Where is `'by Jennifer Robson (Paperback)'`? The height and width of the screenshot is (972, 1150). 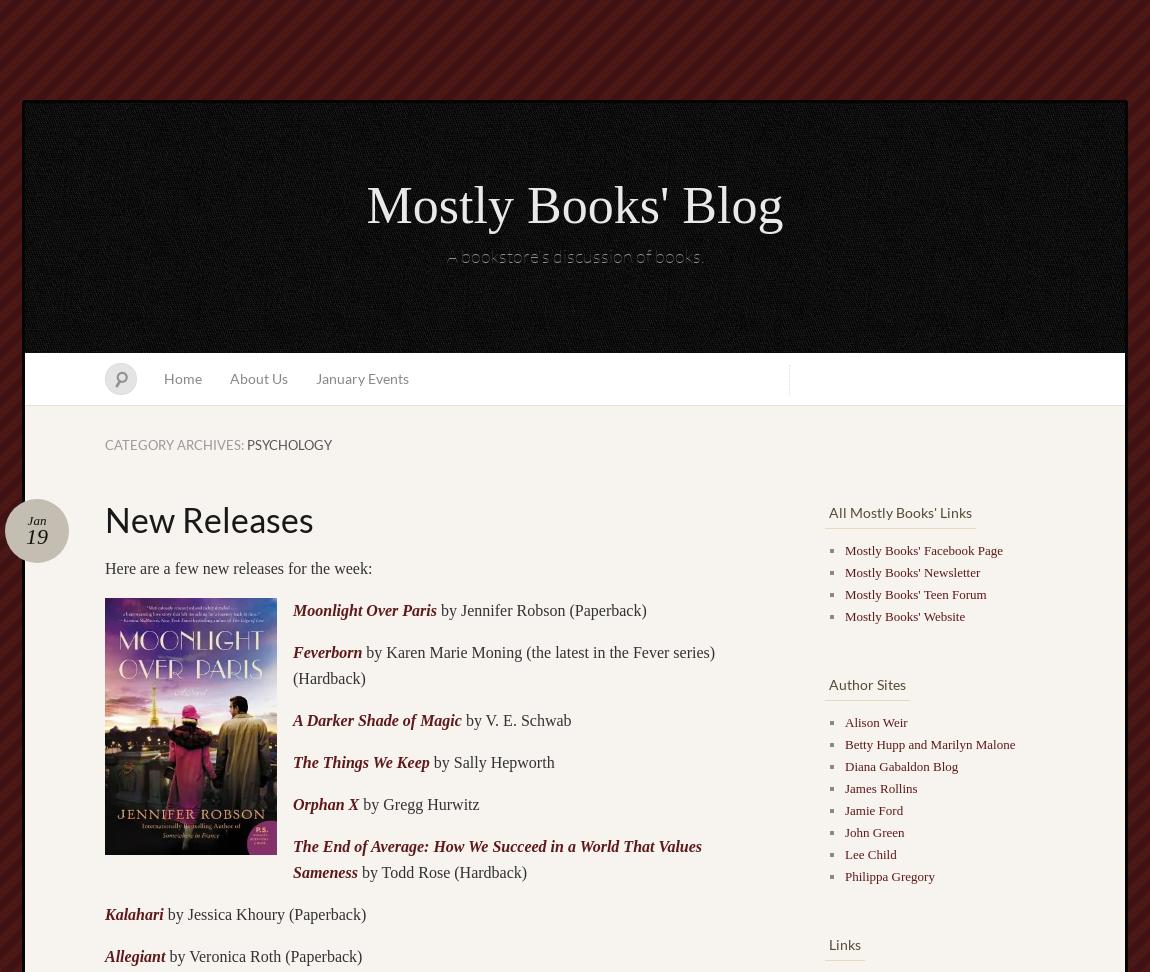 'by Jennifer Robson (Paperback)' is located at coordinates (543, 609).